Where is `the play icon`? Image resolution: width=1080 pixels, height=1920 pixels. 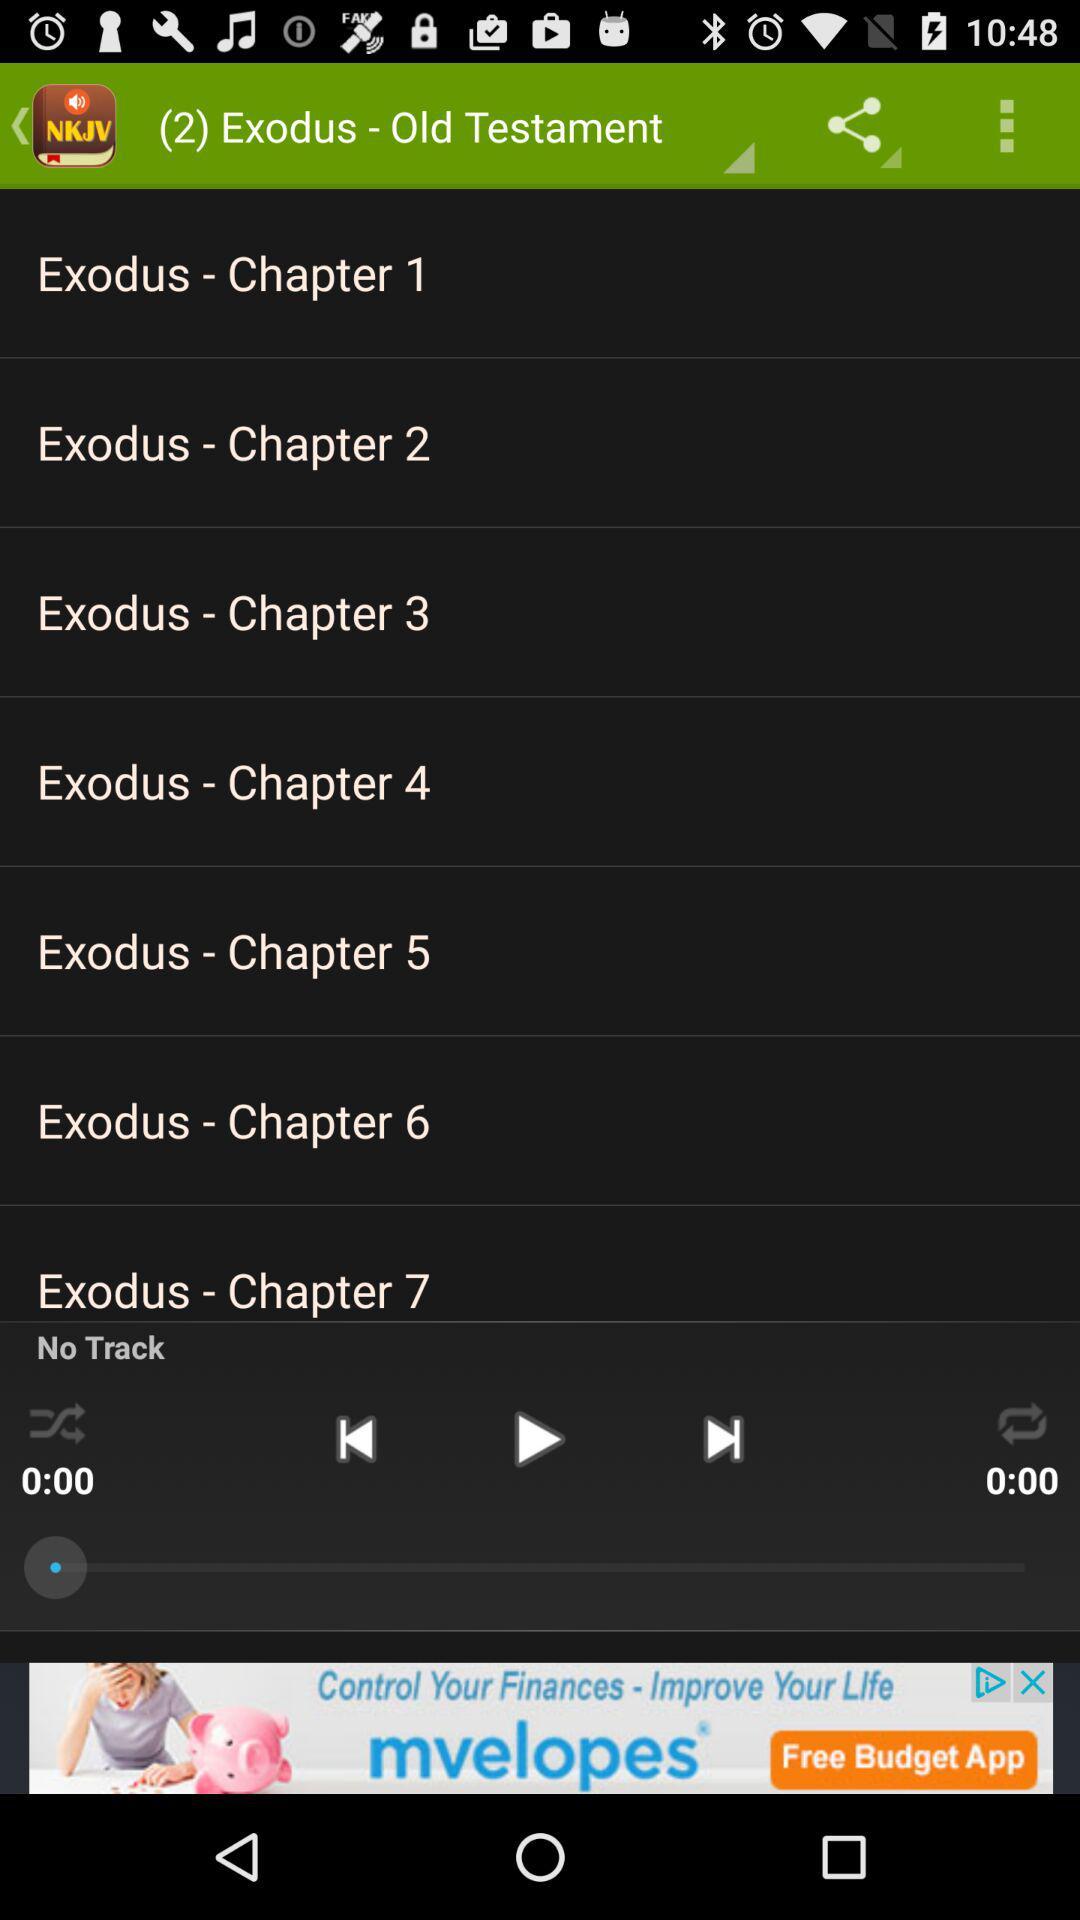
the play icon is located at coordinates (538, 1538).